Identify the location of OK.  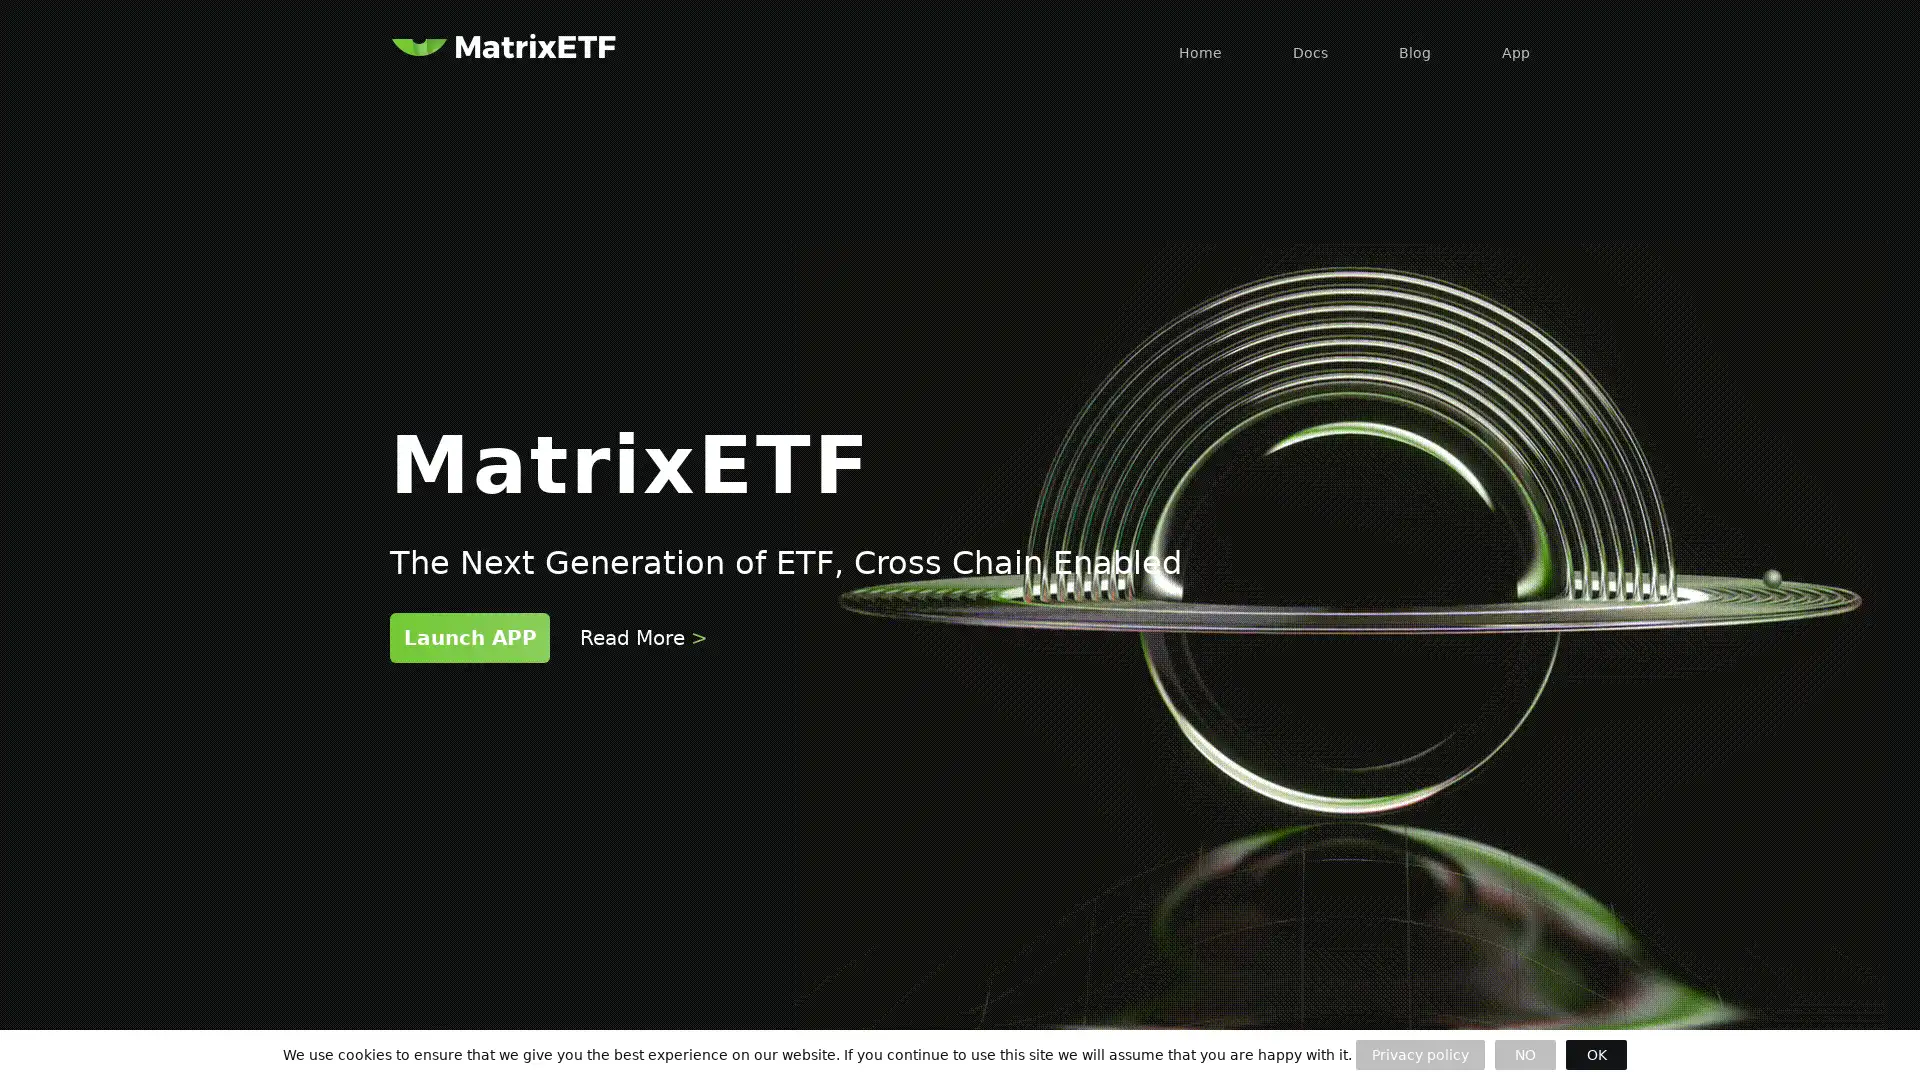
(1595, 1054).